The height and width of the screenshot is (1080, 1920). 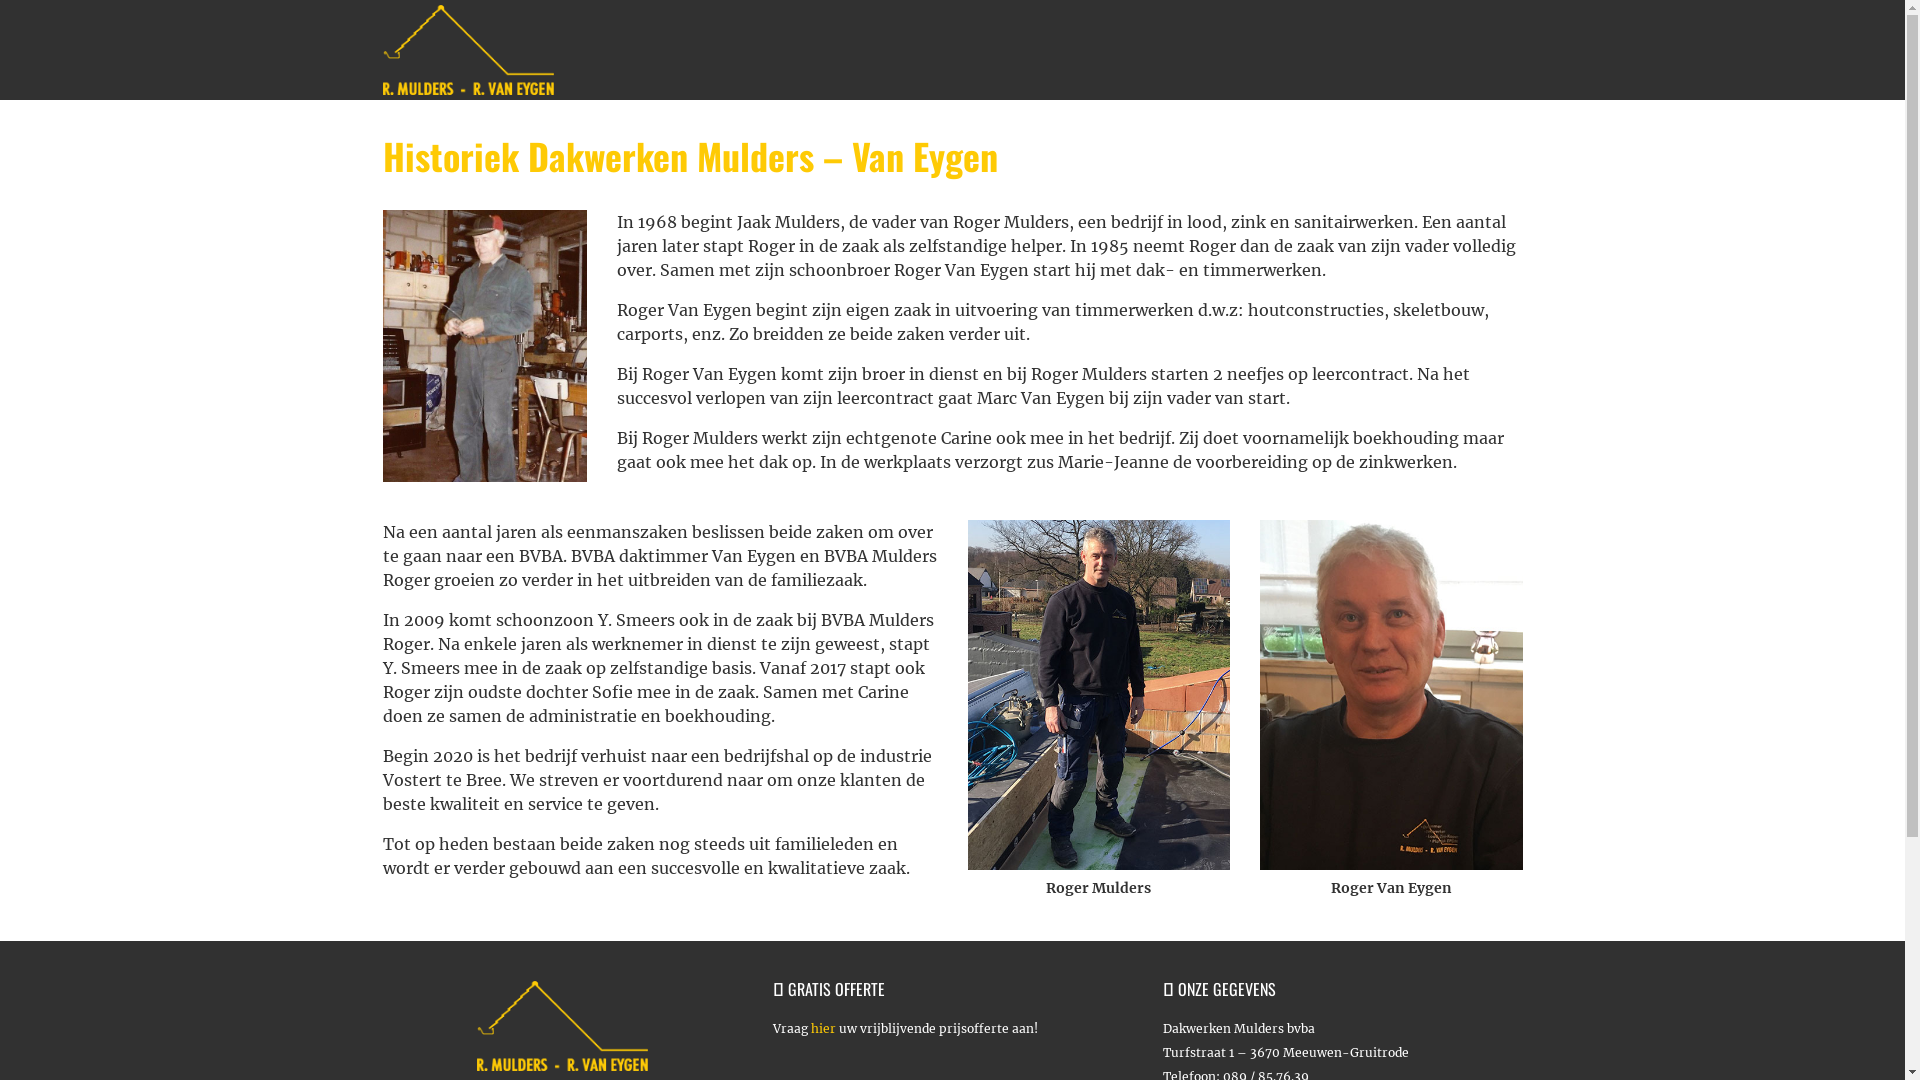 I want to click on 'hier', so click(x=822, y=1028).